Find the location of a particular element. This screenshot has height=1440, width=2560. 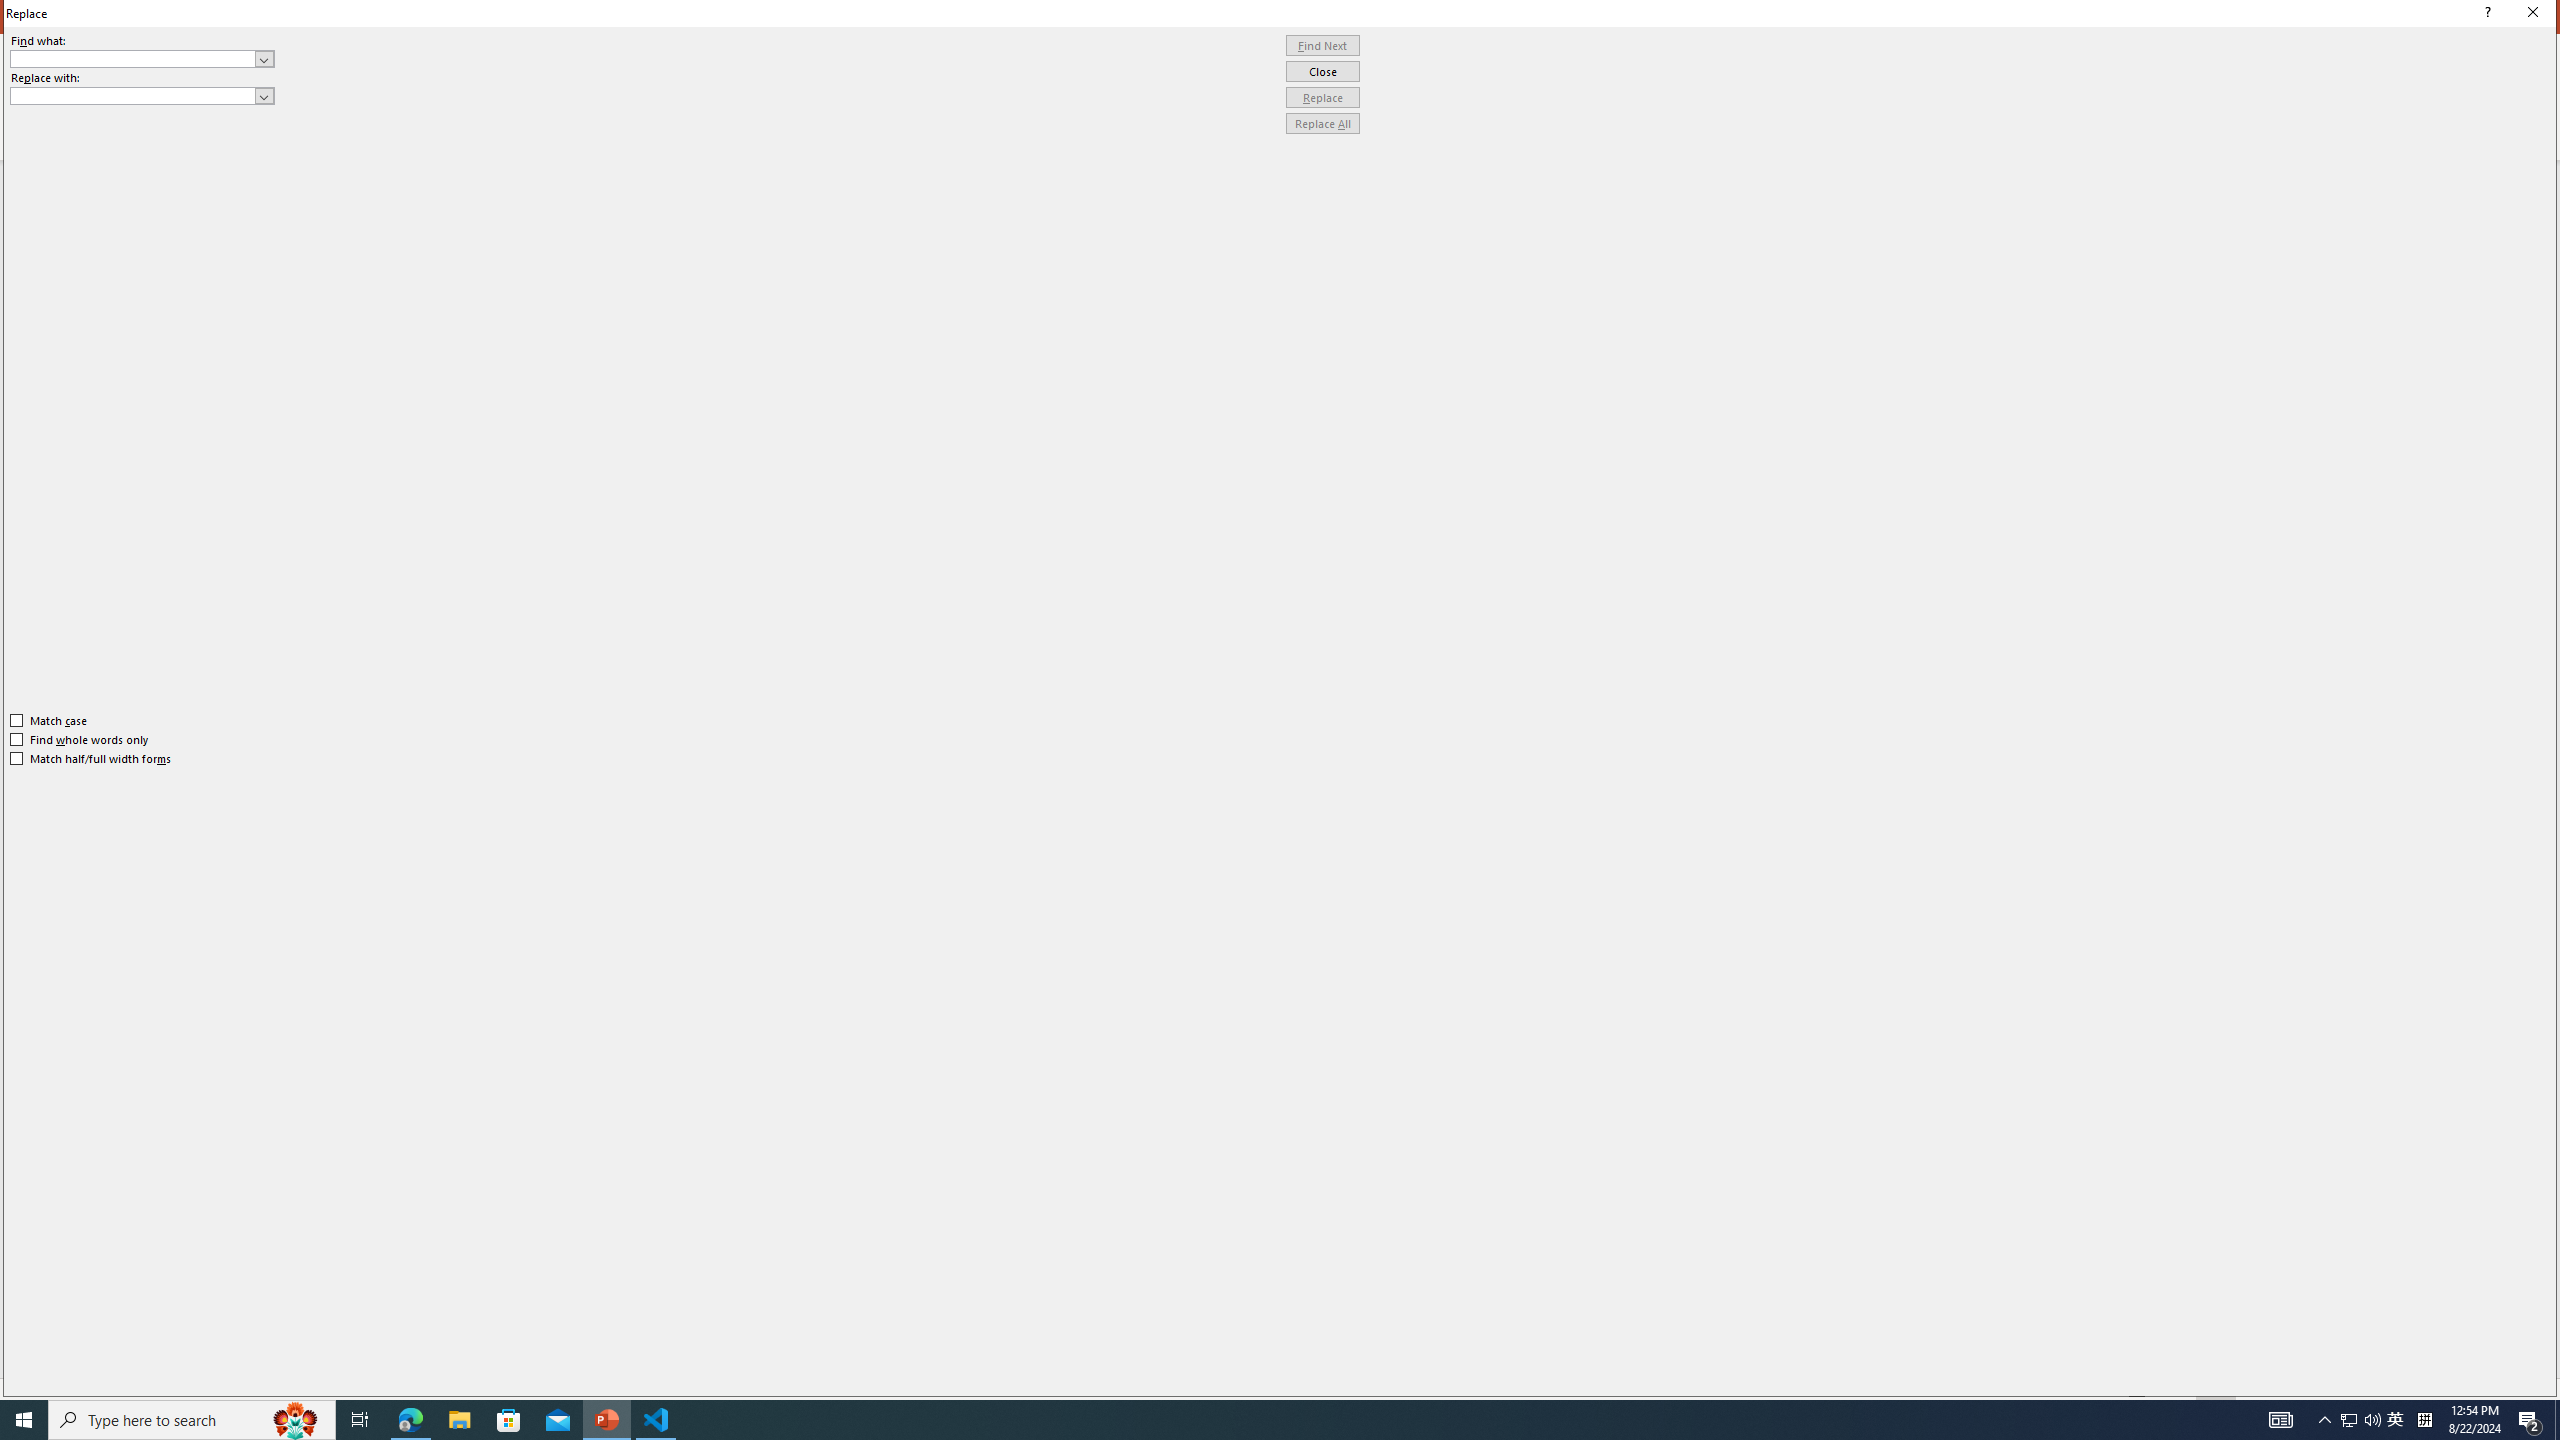

'Match half/full width forms' is located at coordinates (91, 758).